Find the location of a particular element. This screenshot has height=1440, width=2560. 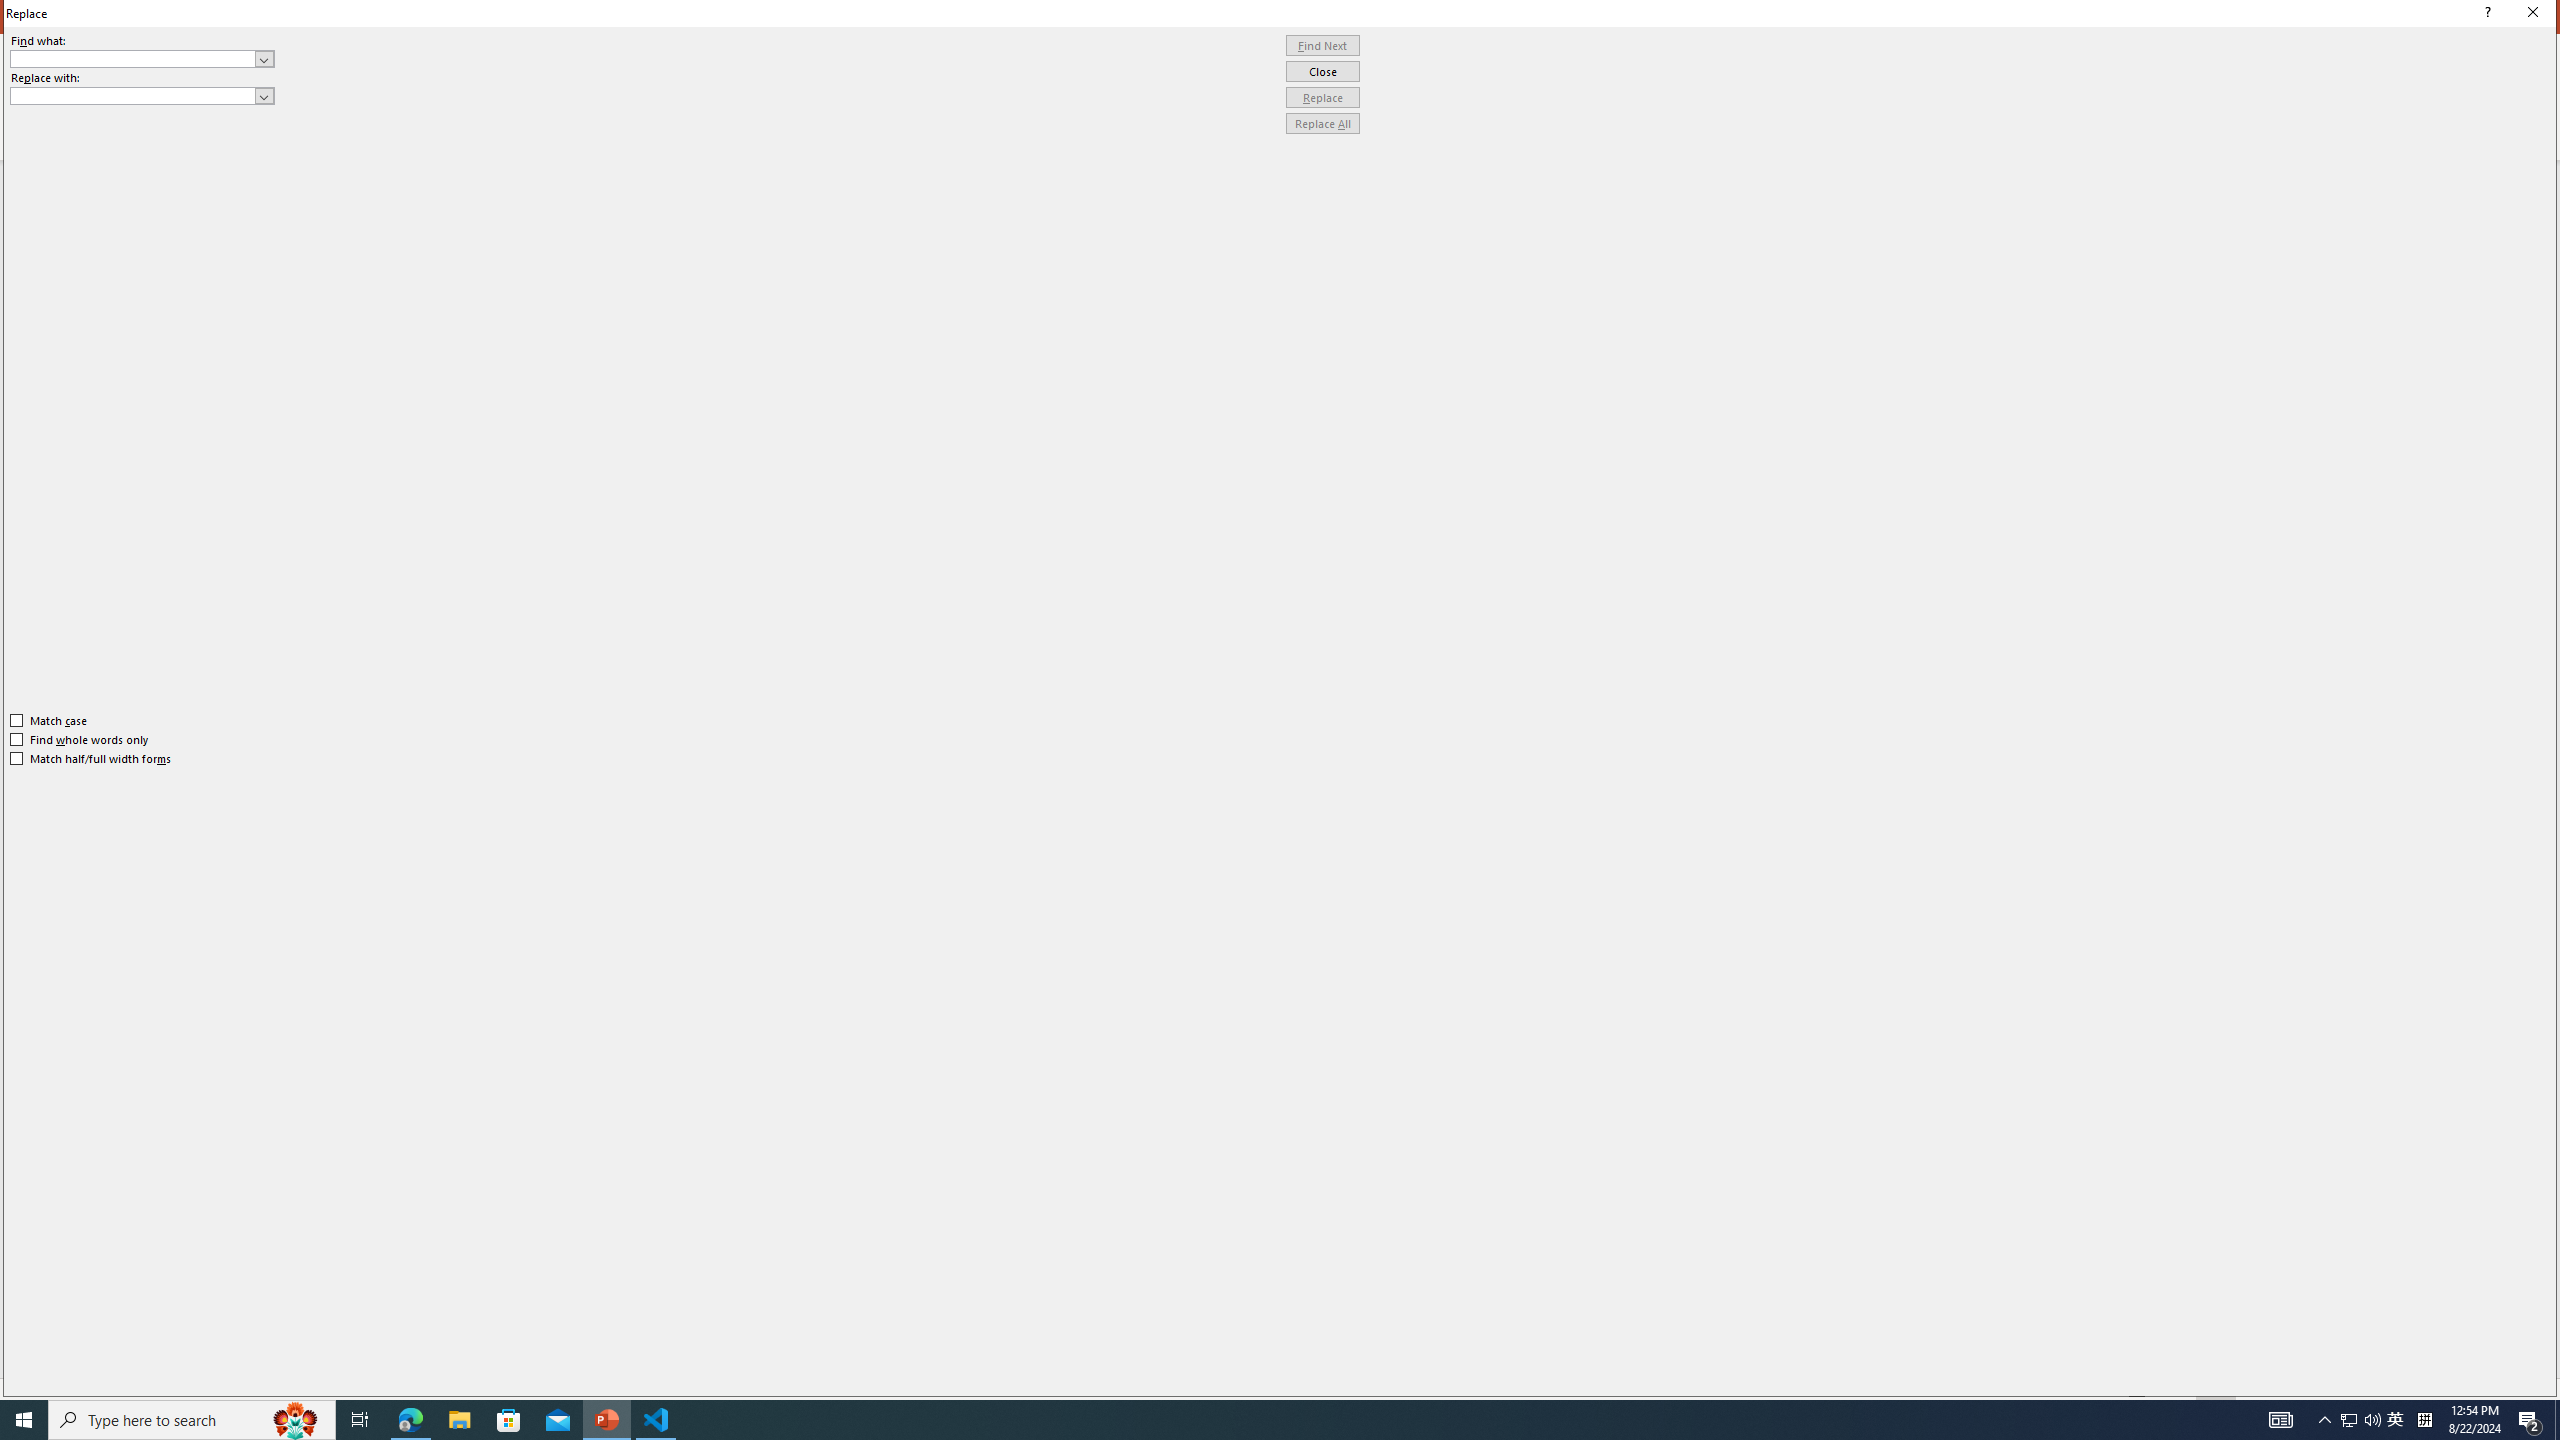

'Match half/full width forms' is located at coordinates (91, 758).